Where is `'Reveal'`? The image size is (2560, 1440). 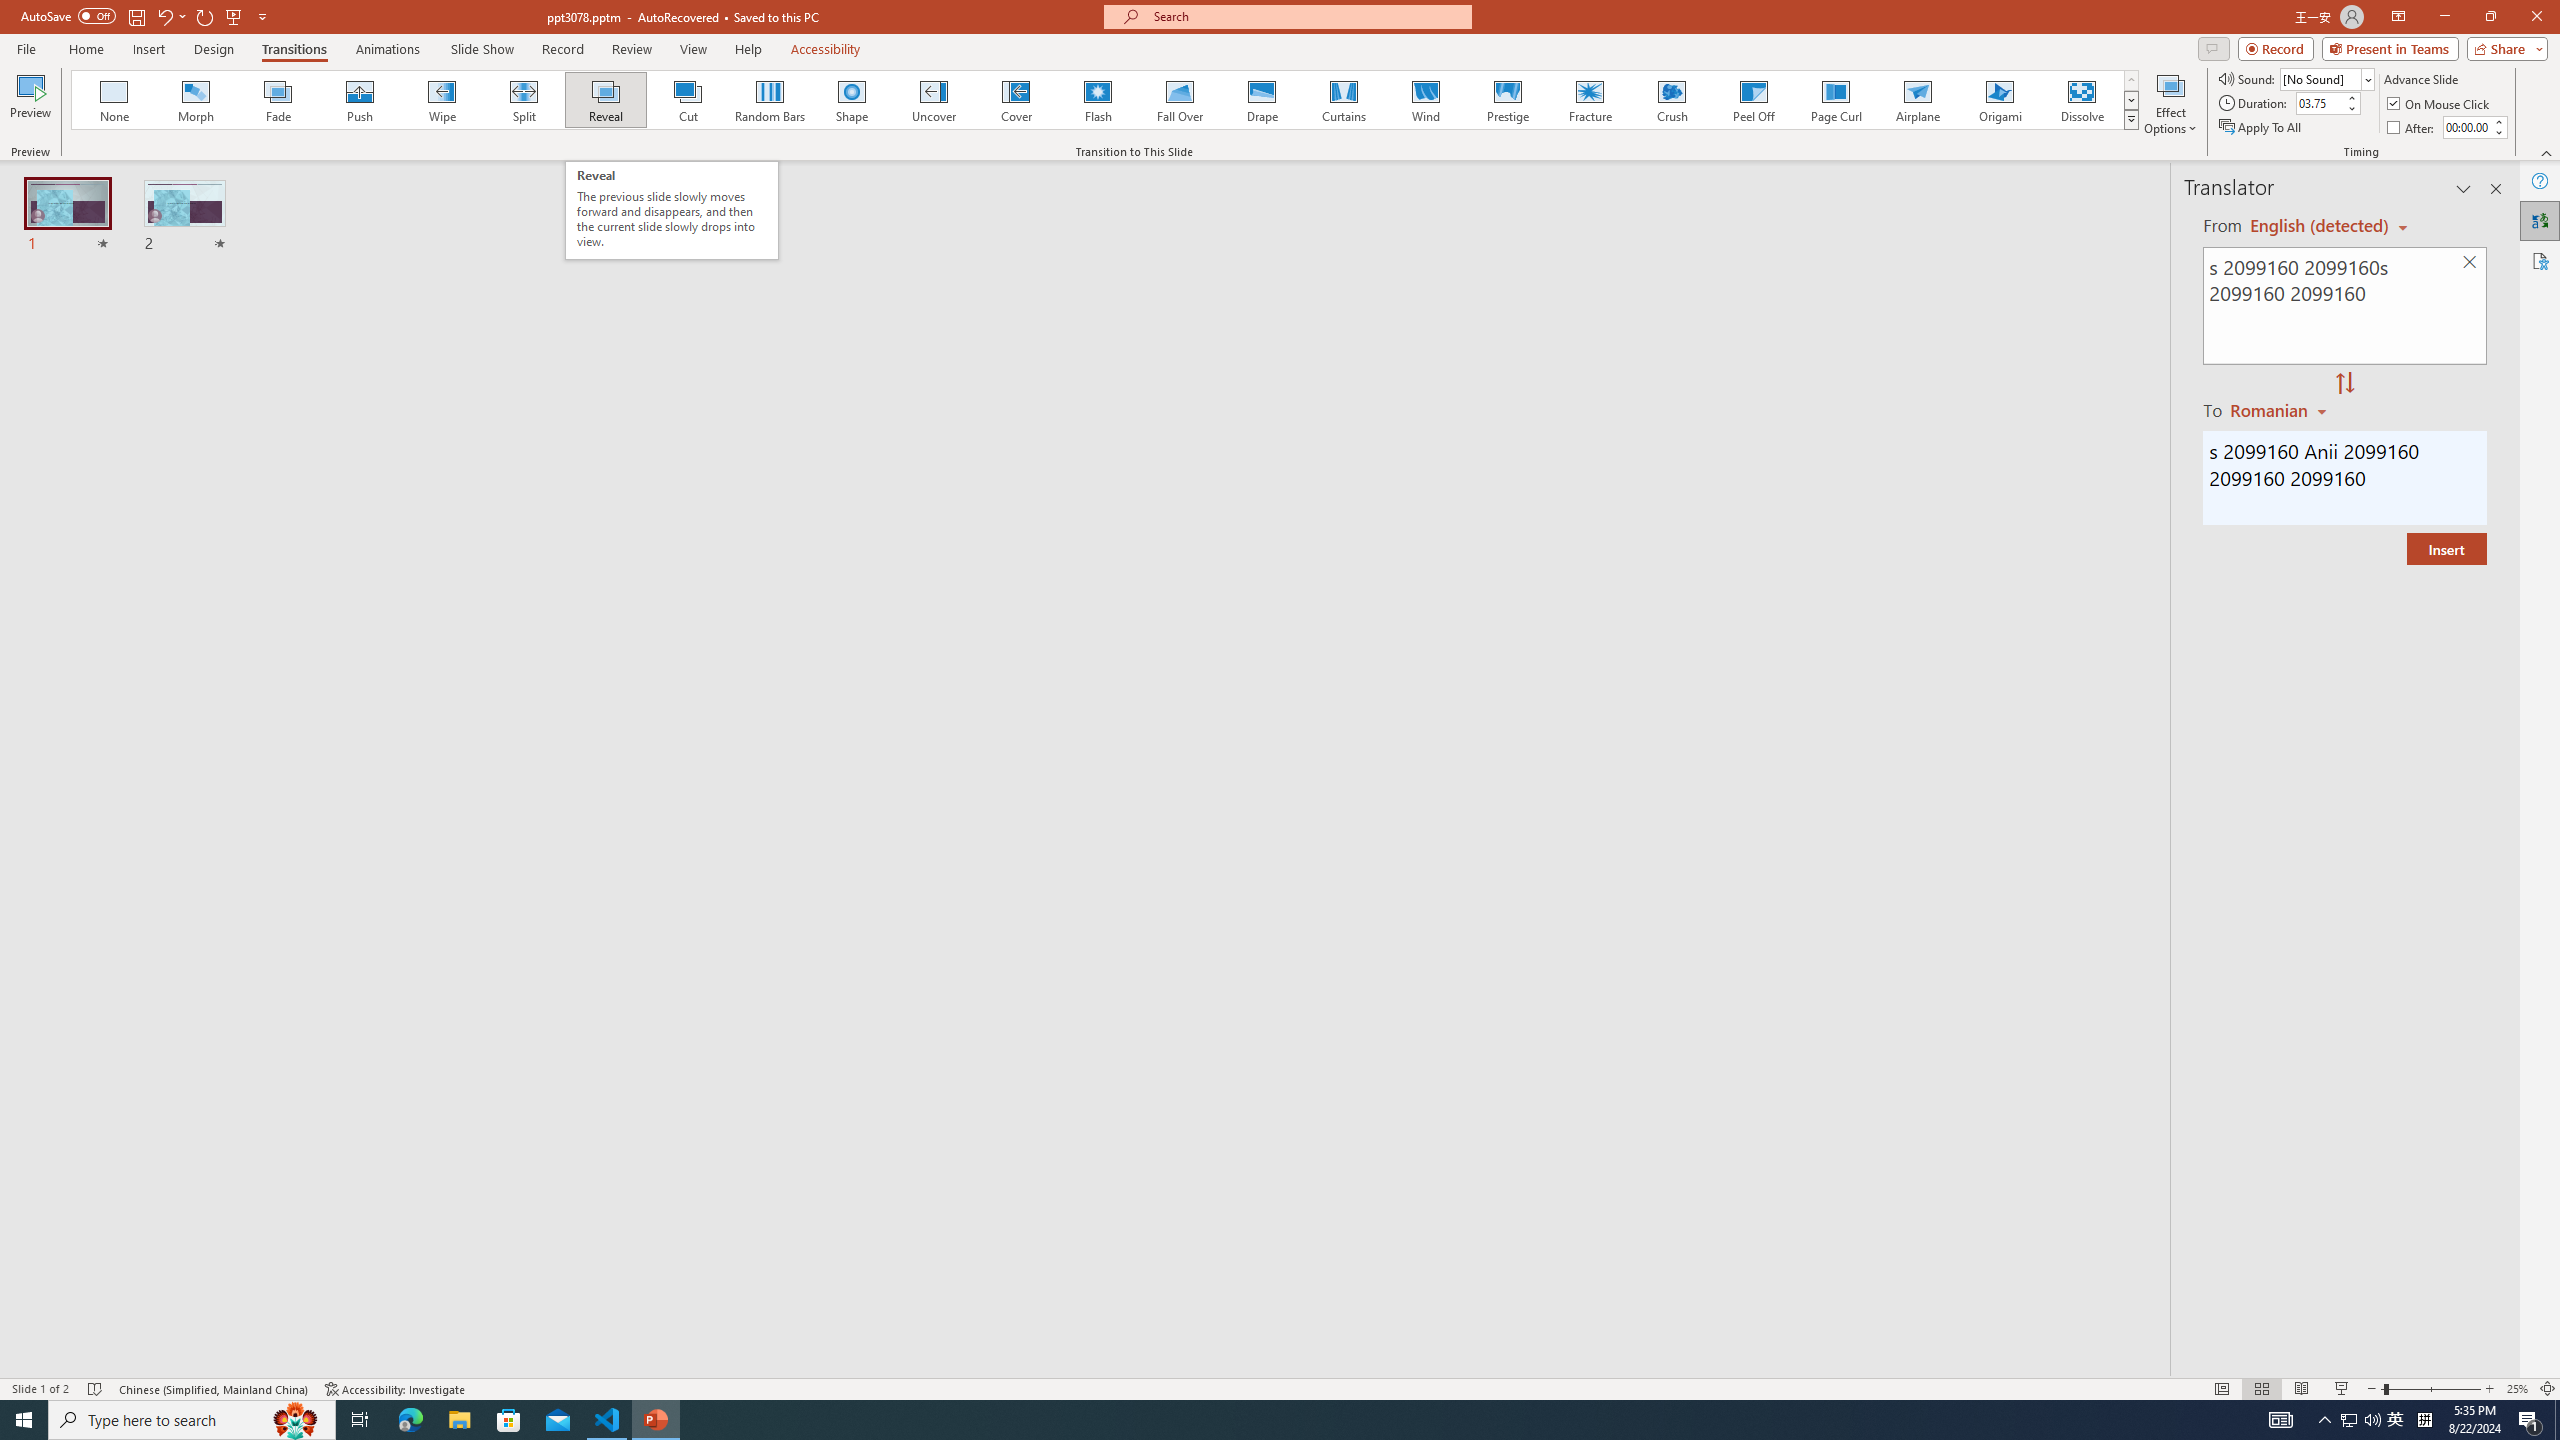
'Reveal' is located at coordinates (606, 99).